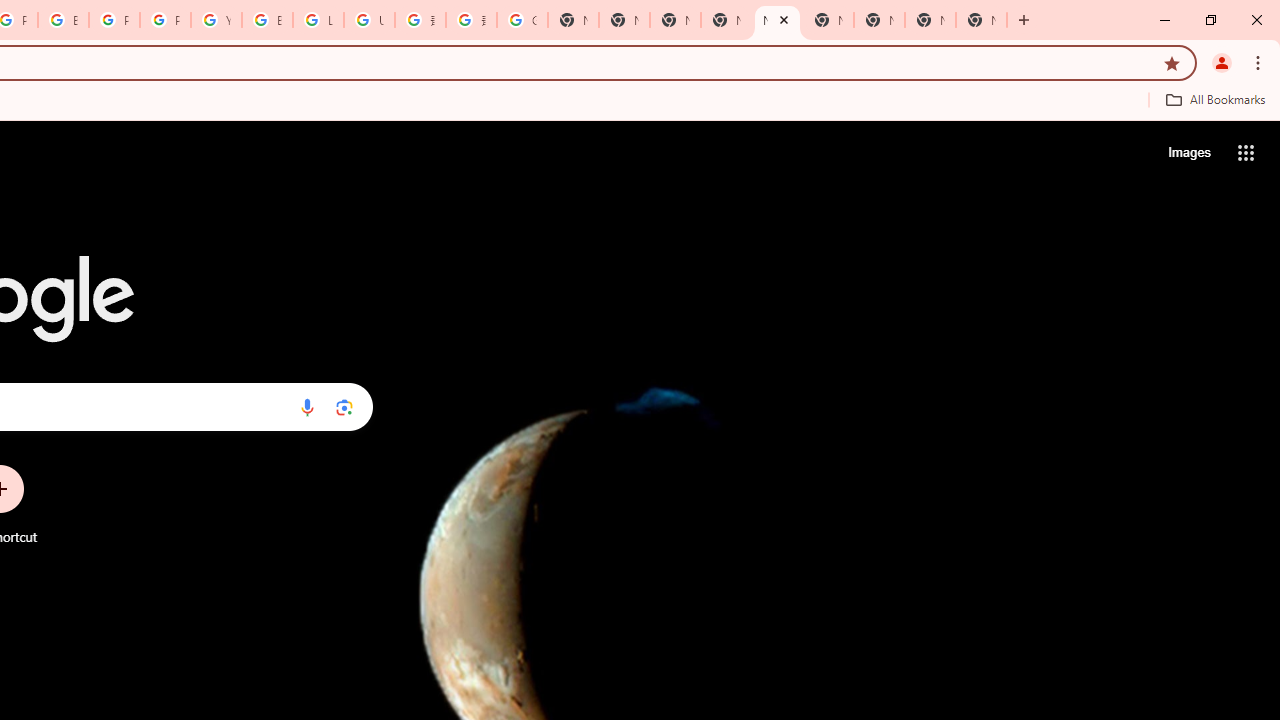 This screenshot has width=1280, height=720. What do you see at coordinates (522, 20) in the screenshot?
I see `'Google Images'` at bounding box center [522, 20].